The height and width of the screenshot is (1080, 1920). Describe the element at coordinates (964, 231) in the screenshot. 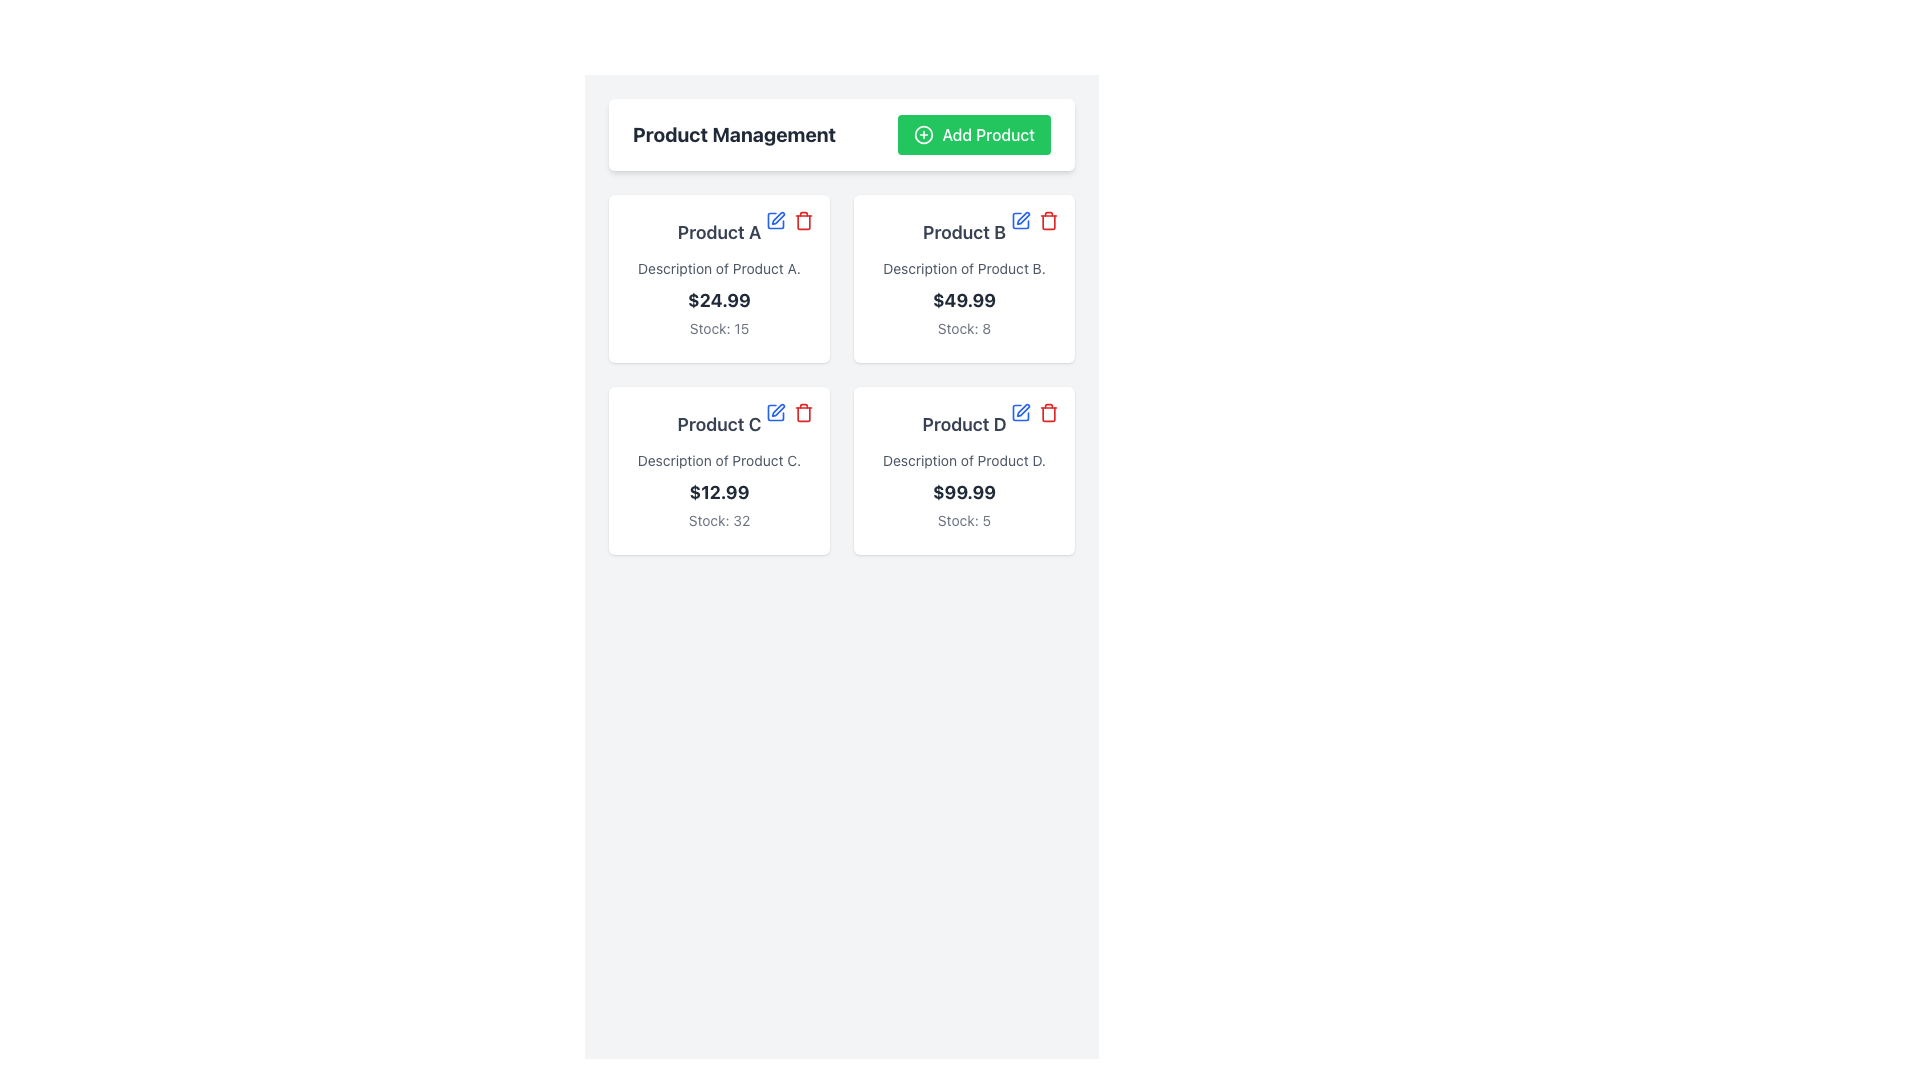

I see `text heading styled in a larger font, bolded and colored medium gray that reads 'Product B', located prominently as the title within the card interface in the upper right quadrant of the four-card grid layout` at that location.